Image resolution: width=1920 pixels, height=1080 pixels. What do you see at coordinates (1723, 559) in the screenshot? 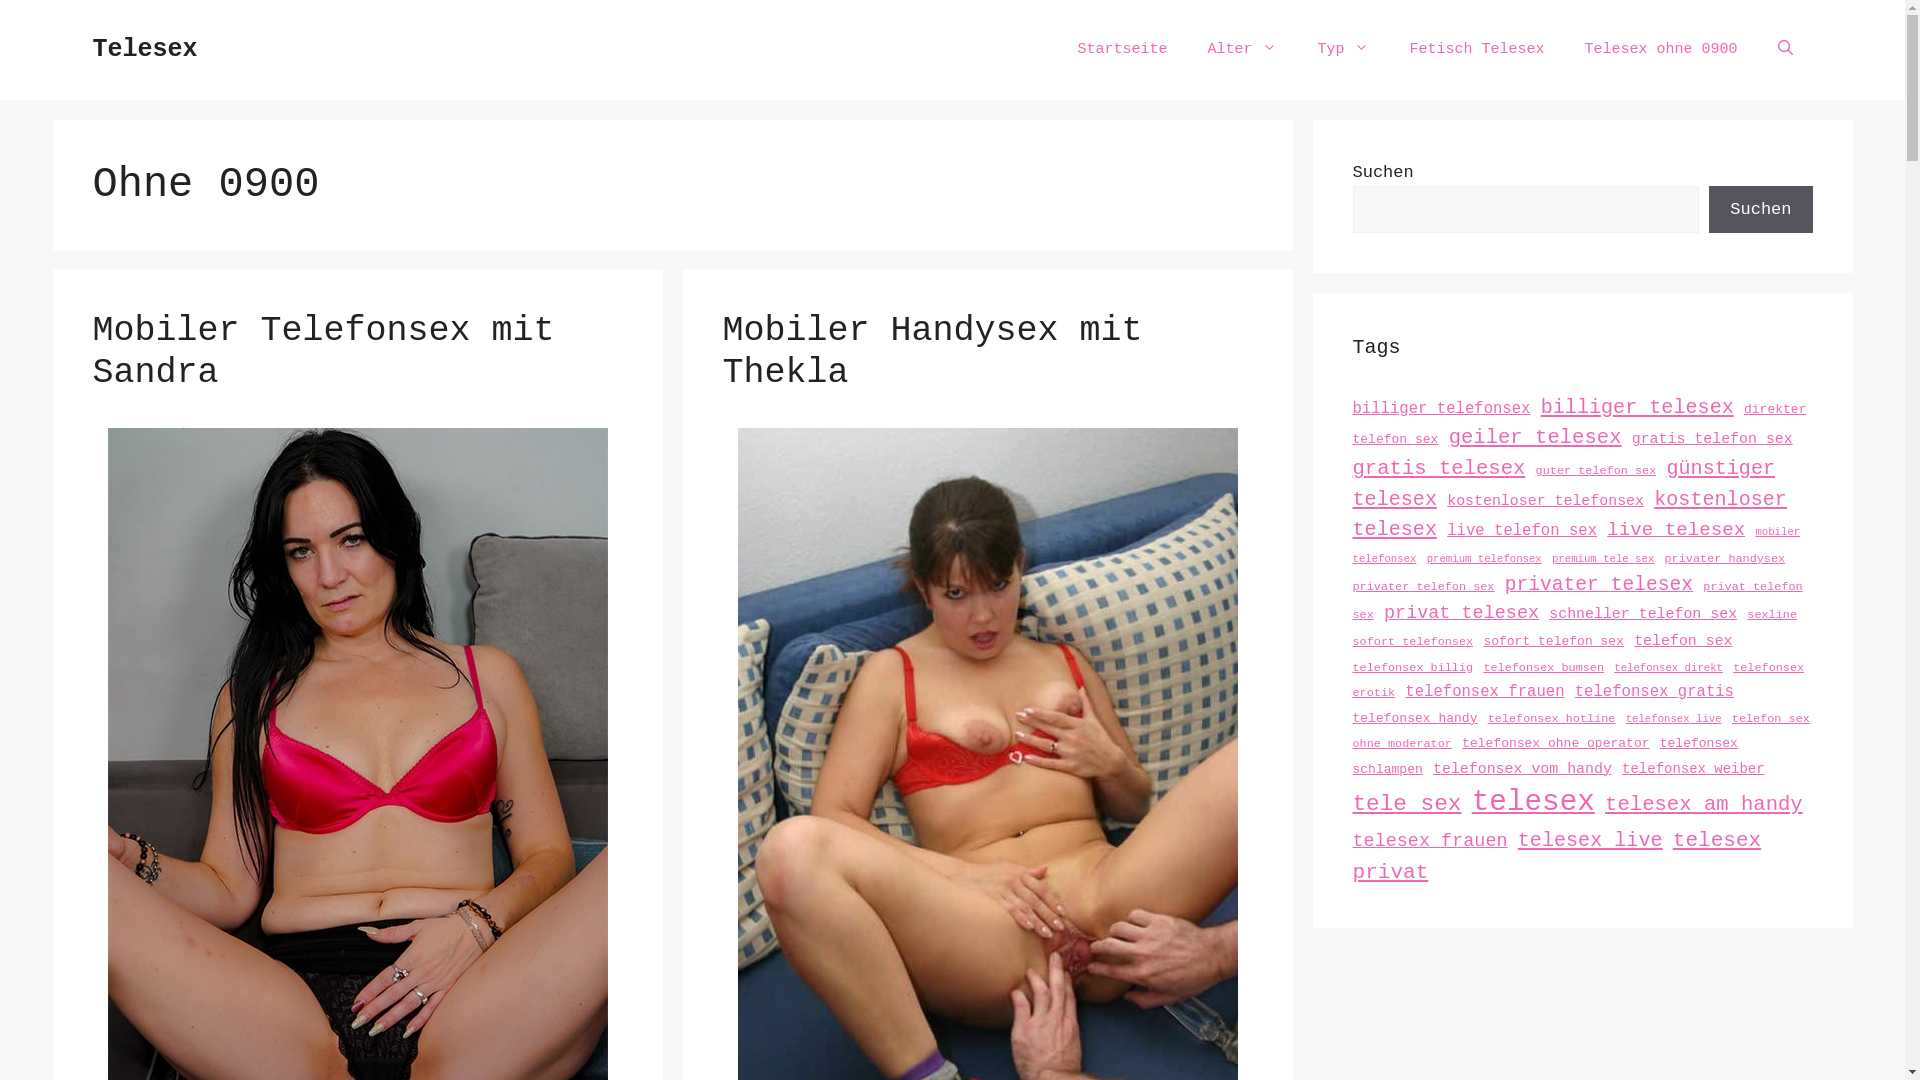
I see `'privater handysex'` at bounding box center [1723, 559].